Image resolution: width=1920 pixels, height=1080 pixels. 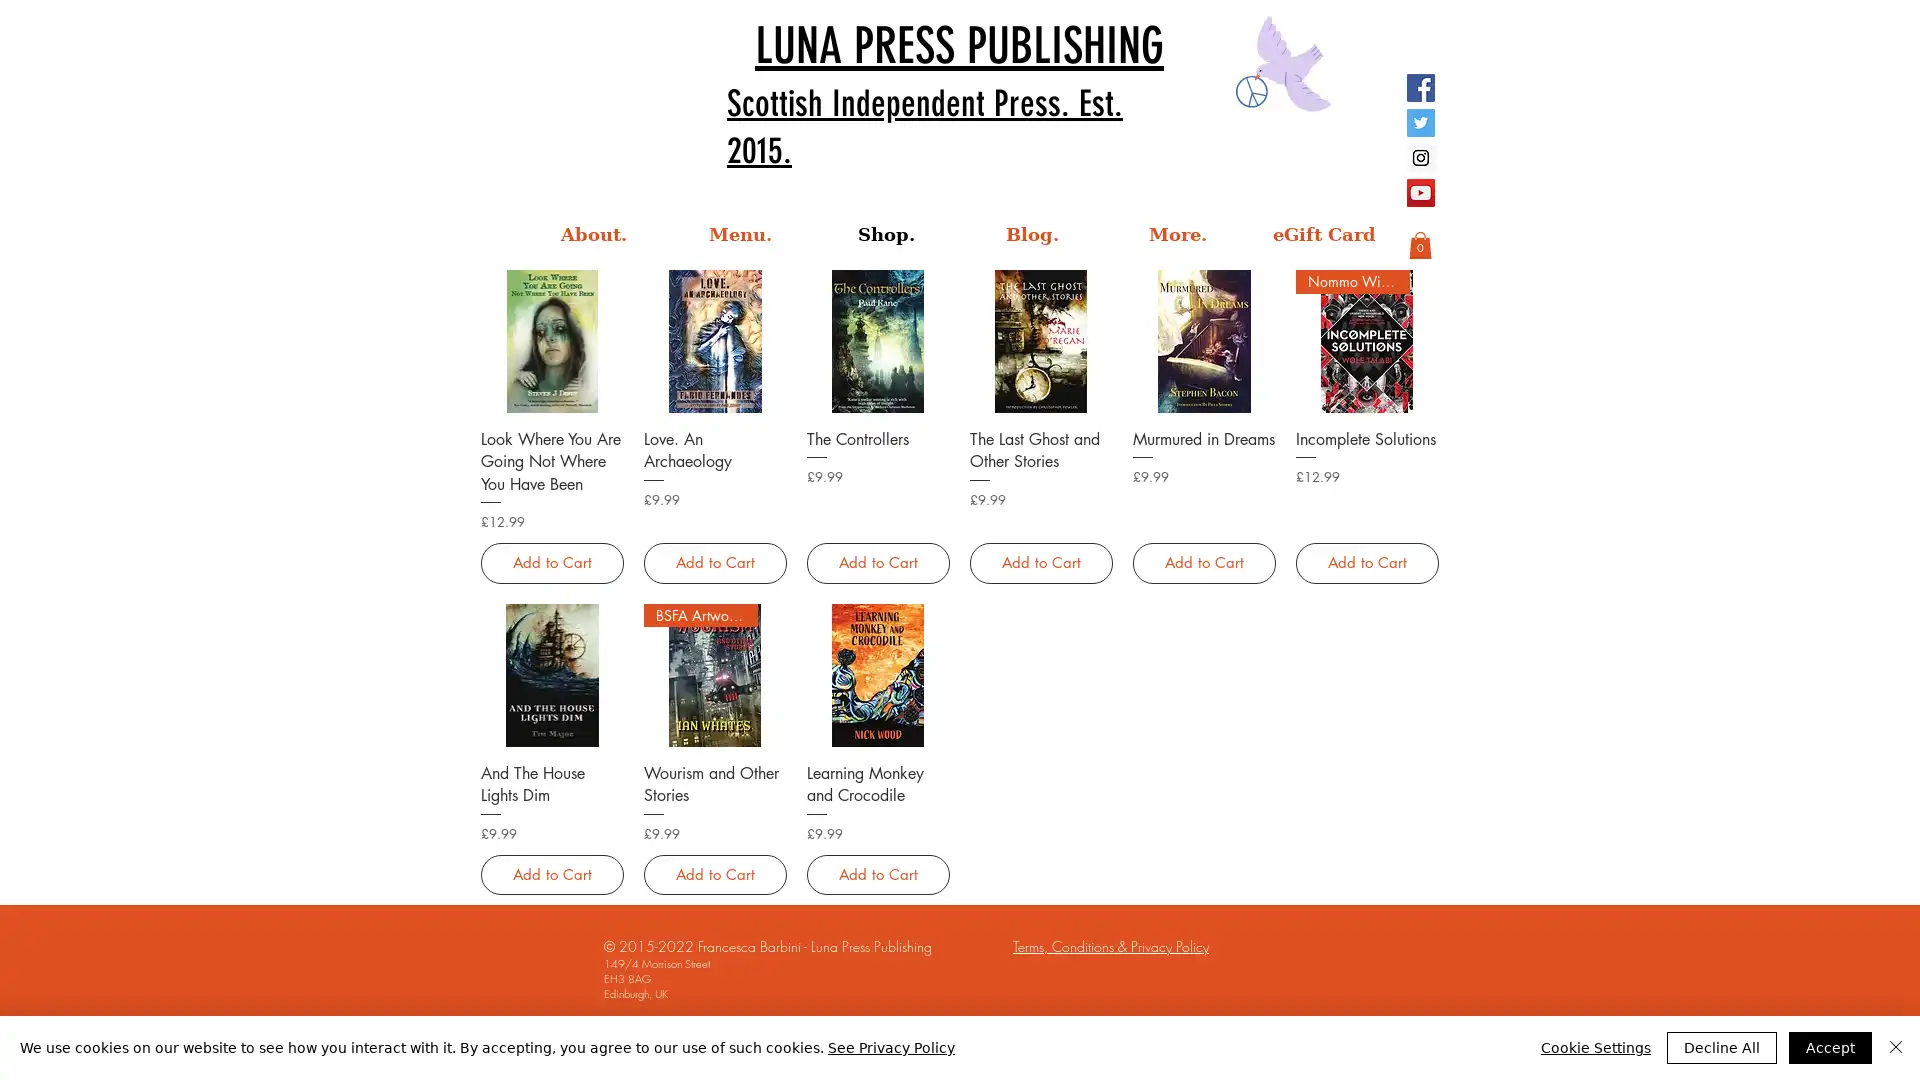 What do you see at coordinates (714, 435) in the screenshot?
I see `Quick View` at bounding box center [714, 435].